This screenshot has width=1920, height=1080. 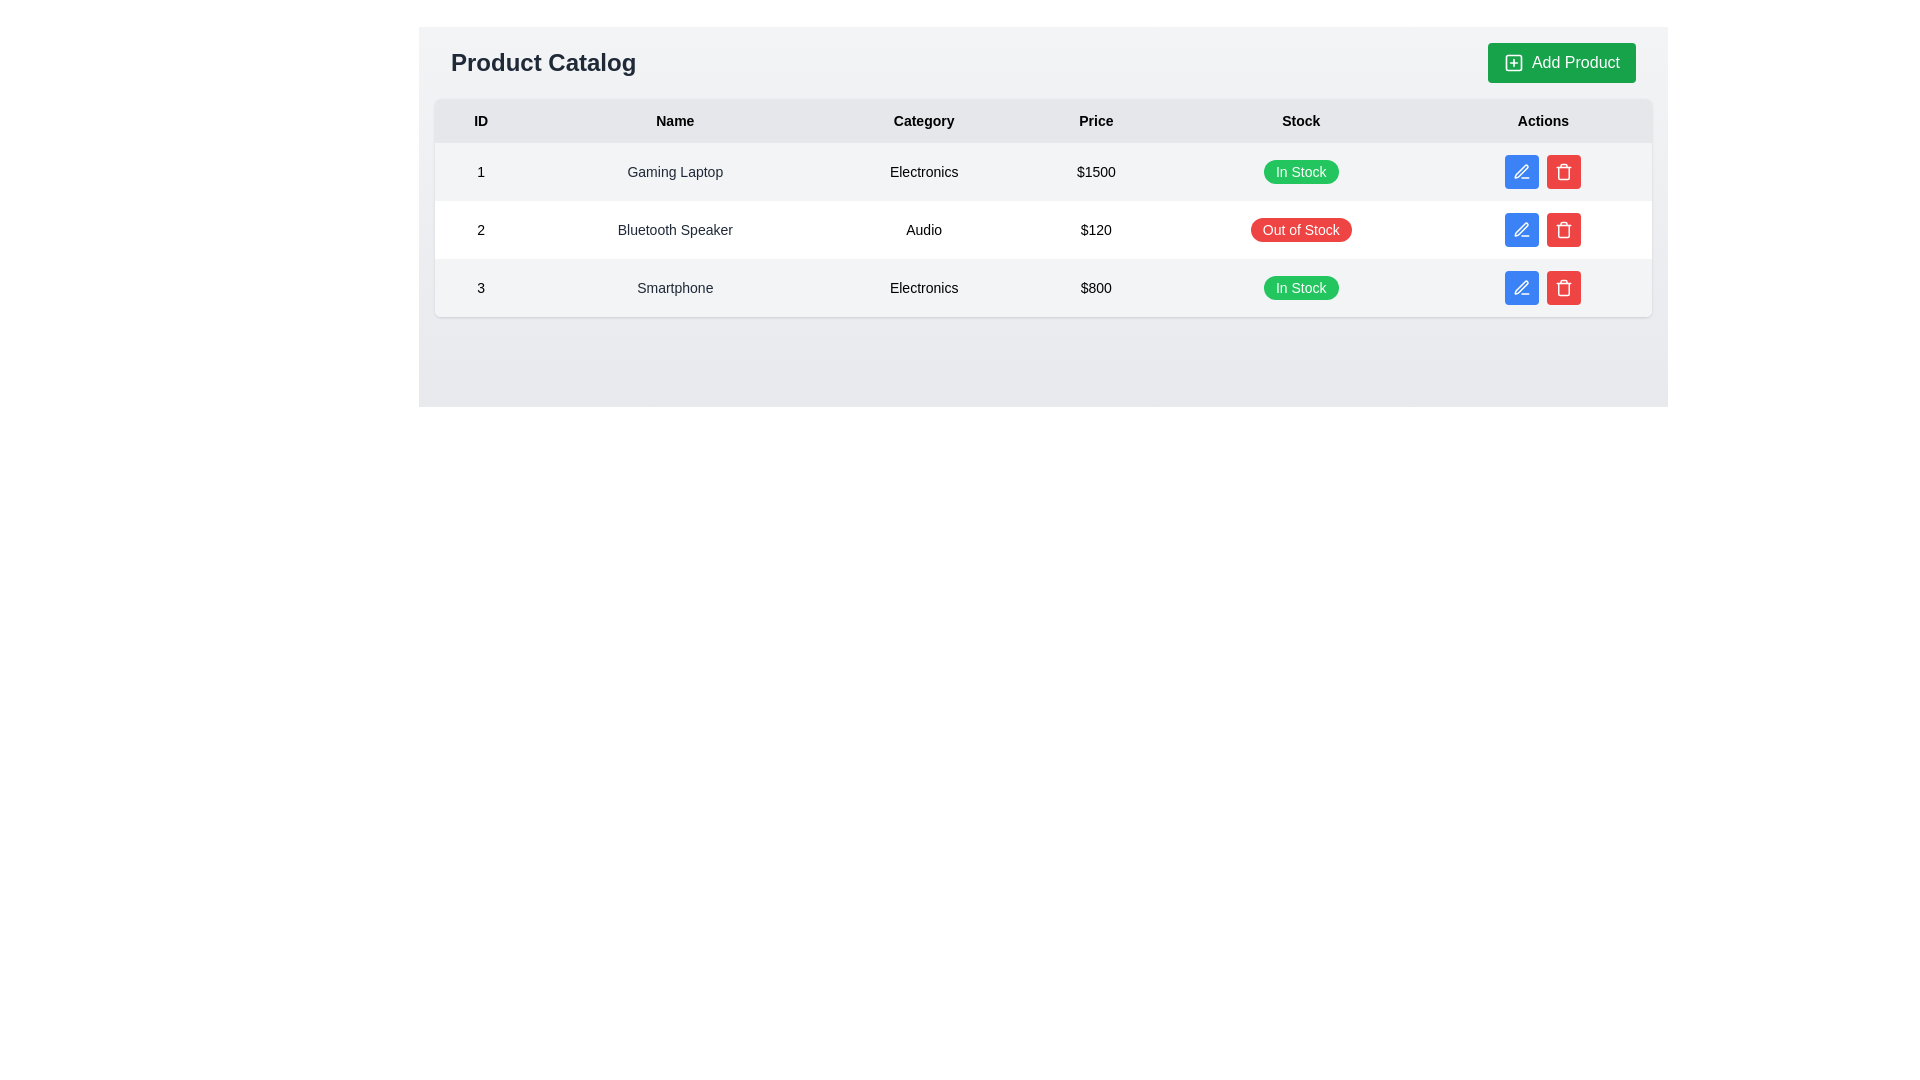 What do you see at coordinates (923, 229) in the screenshot?
I see `the informational label representing the category of the 'Bluetooth Speaker' entry in the table's 'Category' column` at bounding box center [923, 229].